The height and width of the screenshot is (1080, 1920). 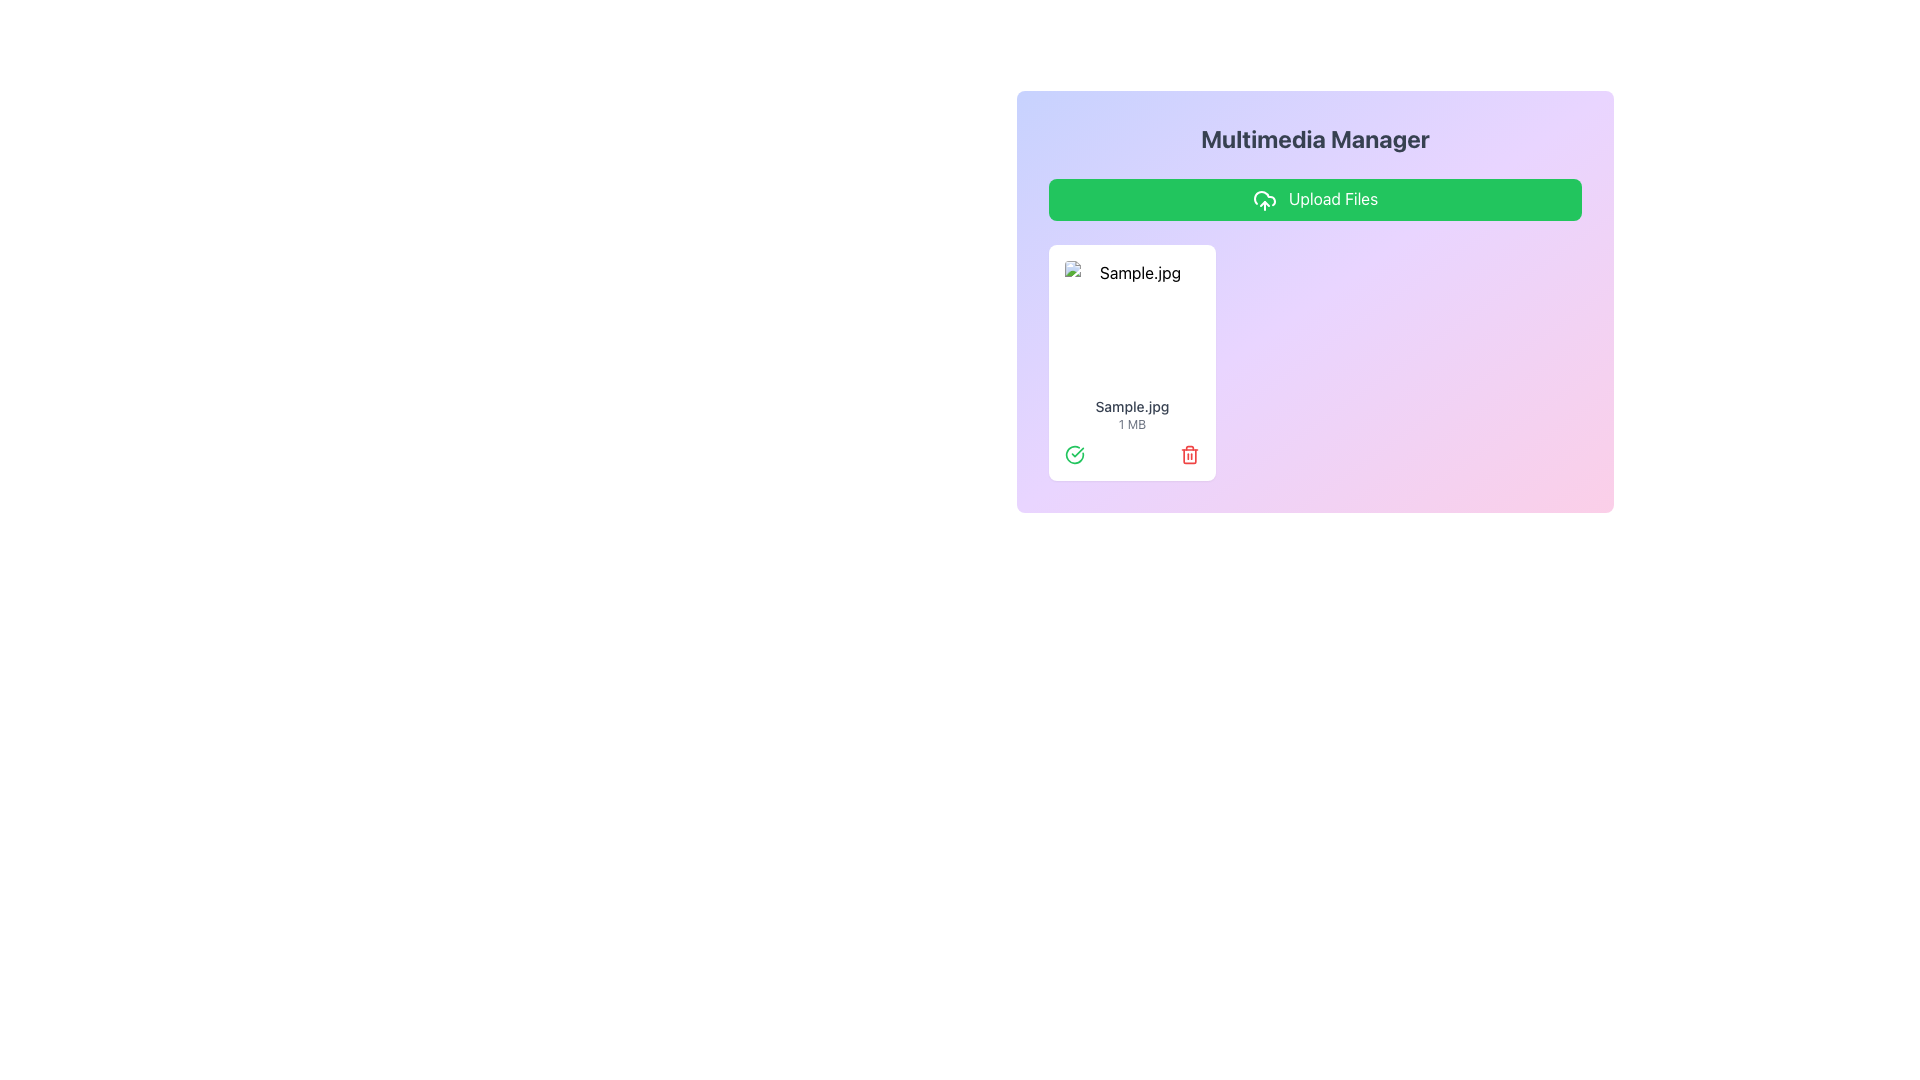 What do you see at coordinates (1132, 362) in the screenshot?
I see `the File Card located` at bounding box center [1132, 362].